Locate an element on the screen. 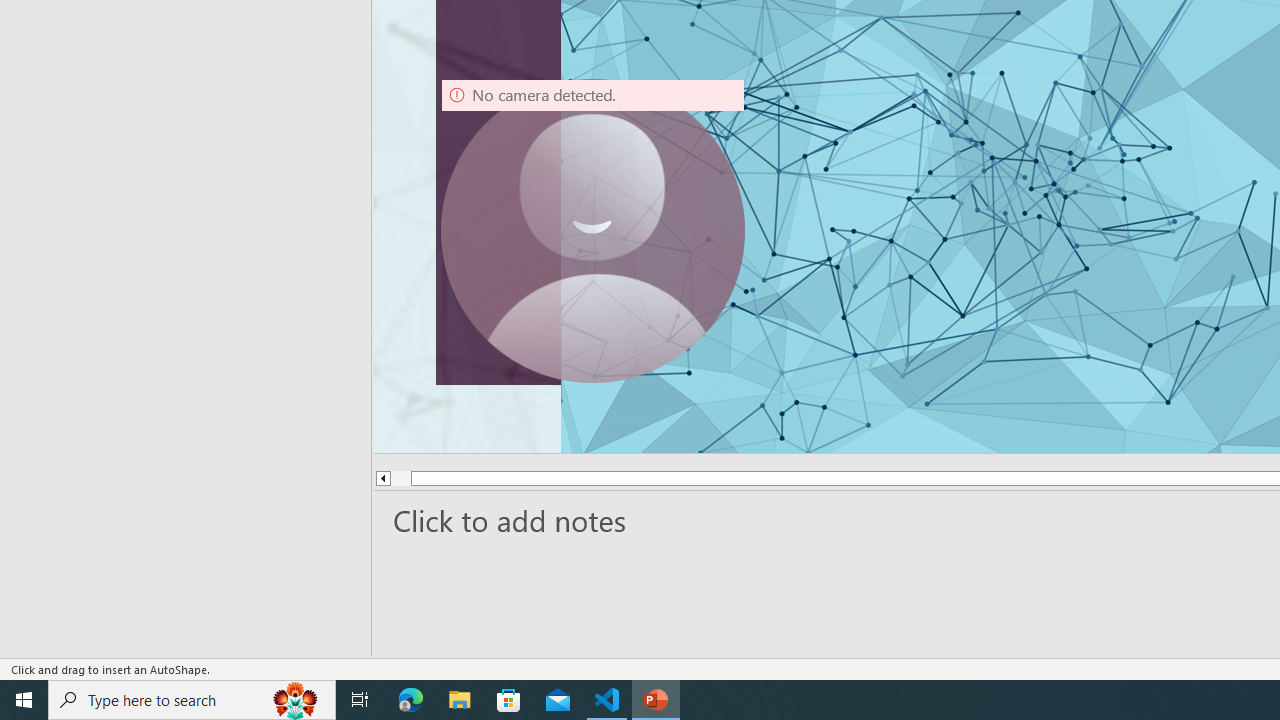 This screenshot has width=1280, height=720. 'Camera 9, No camera detected.' is located at coordinates (592, 229).